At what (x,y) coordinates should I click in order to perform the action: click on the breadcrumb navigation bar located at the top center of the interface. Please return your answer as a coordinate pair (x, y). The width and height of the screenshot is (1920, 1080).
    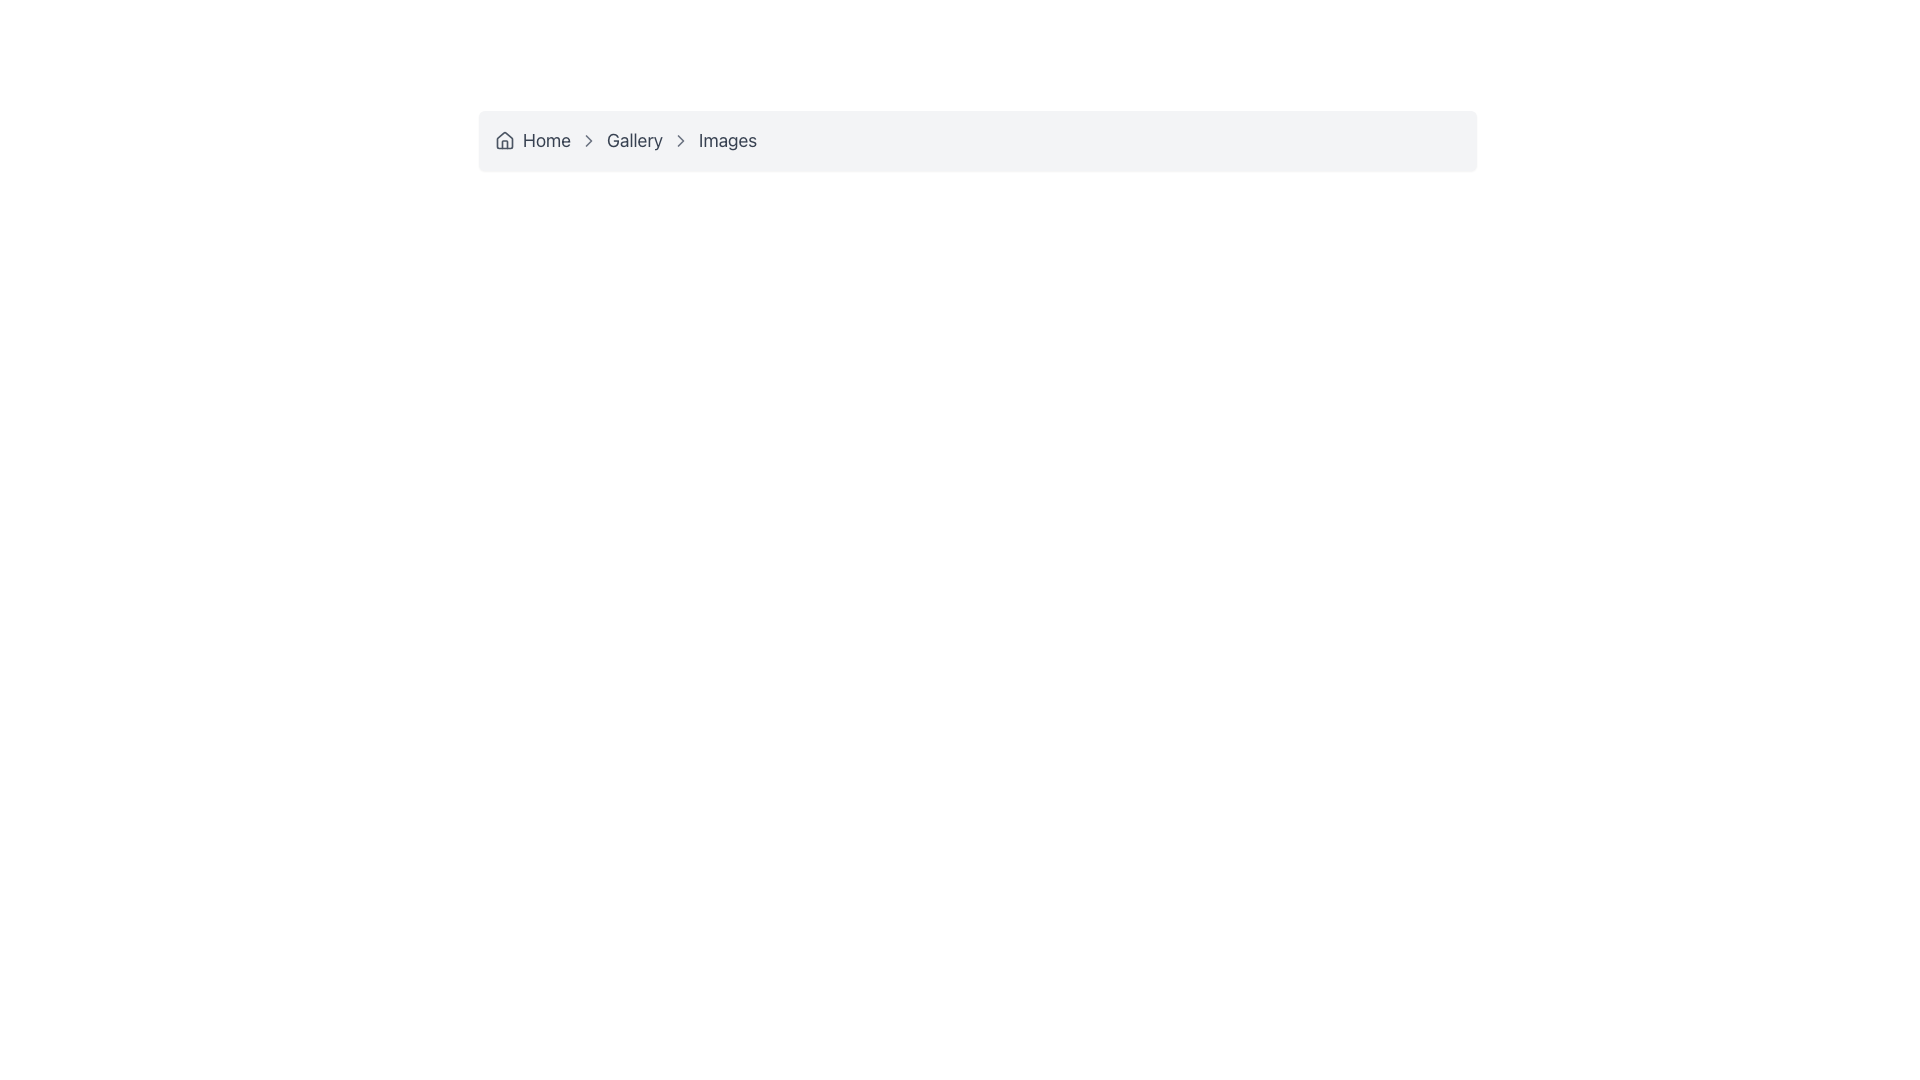
    Looking at the image, I should click on (978, 140).